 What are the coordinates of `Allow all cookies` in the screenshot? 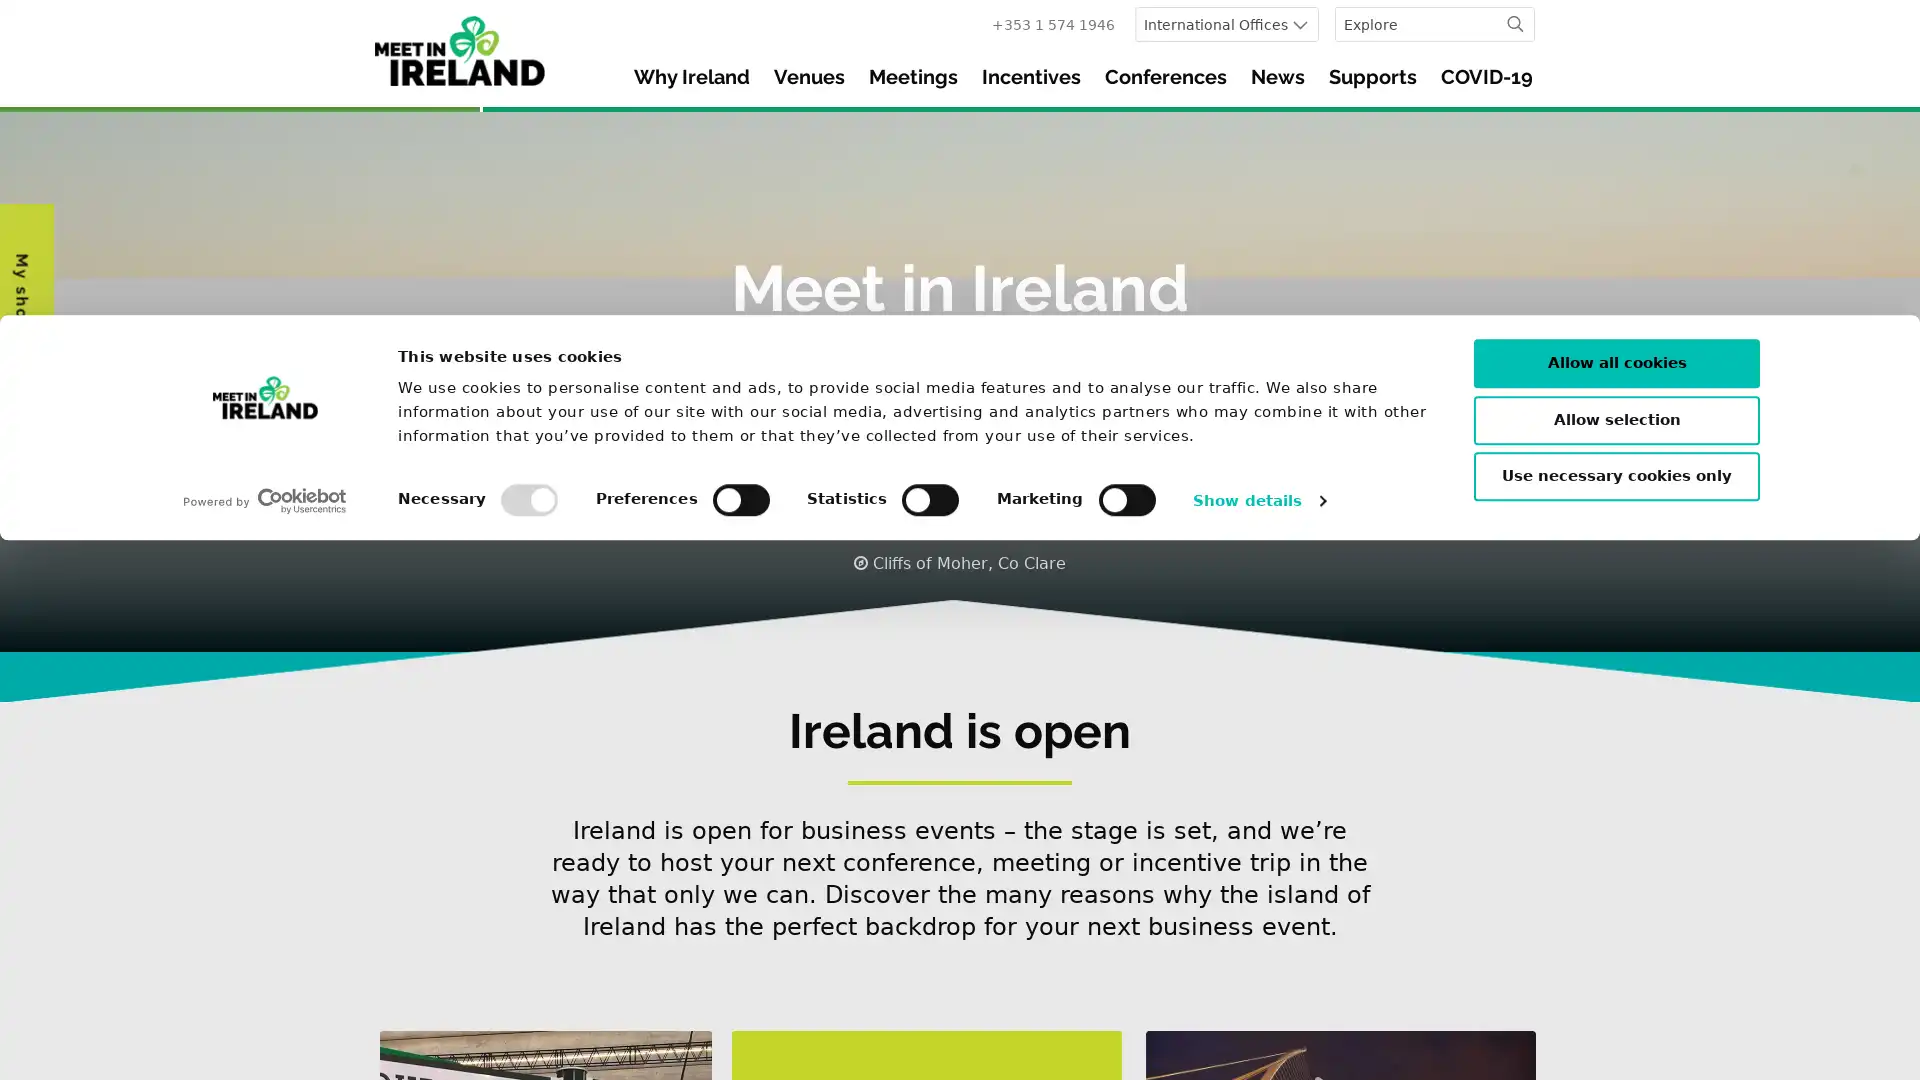 It's located at (1617, 903).